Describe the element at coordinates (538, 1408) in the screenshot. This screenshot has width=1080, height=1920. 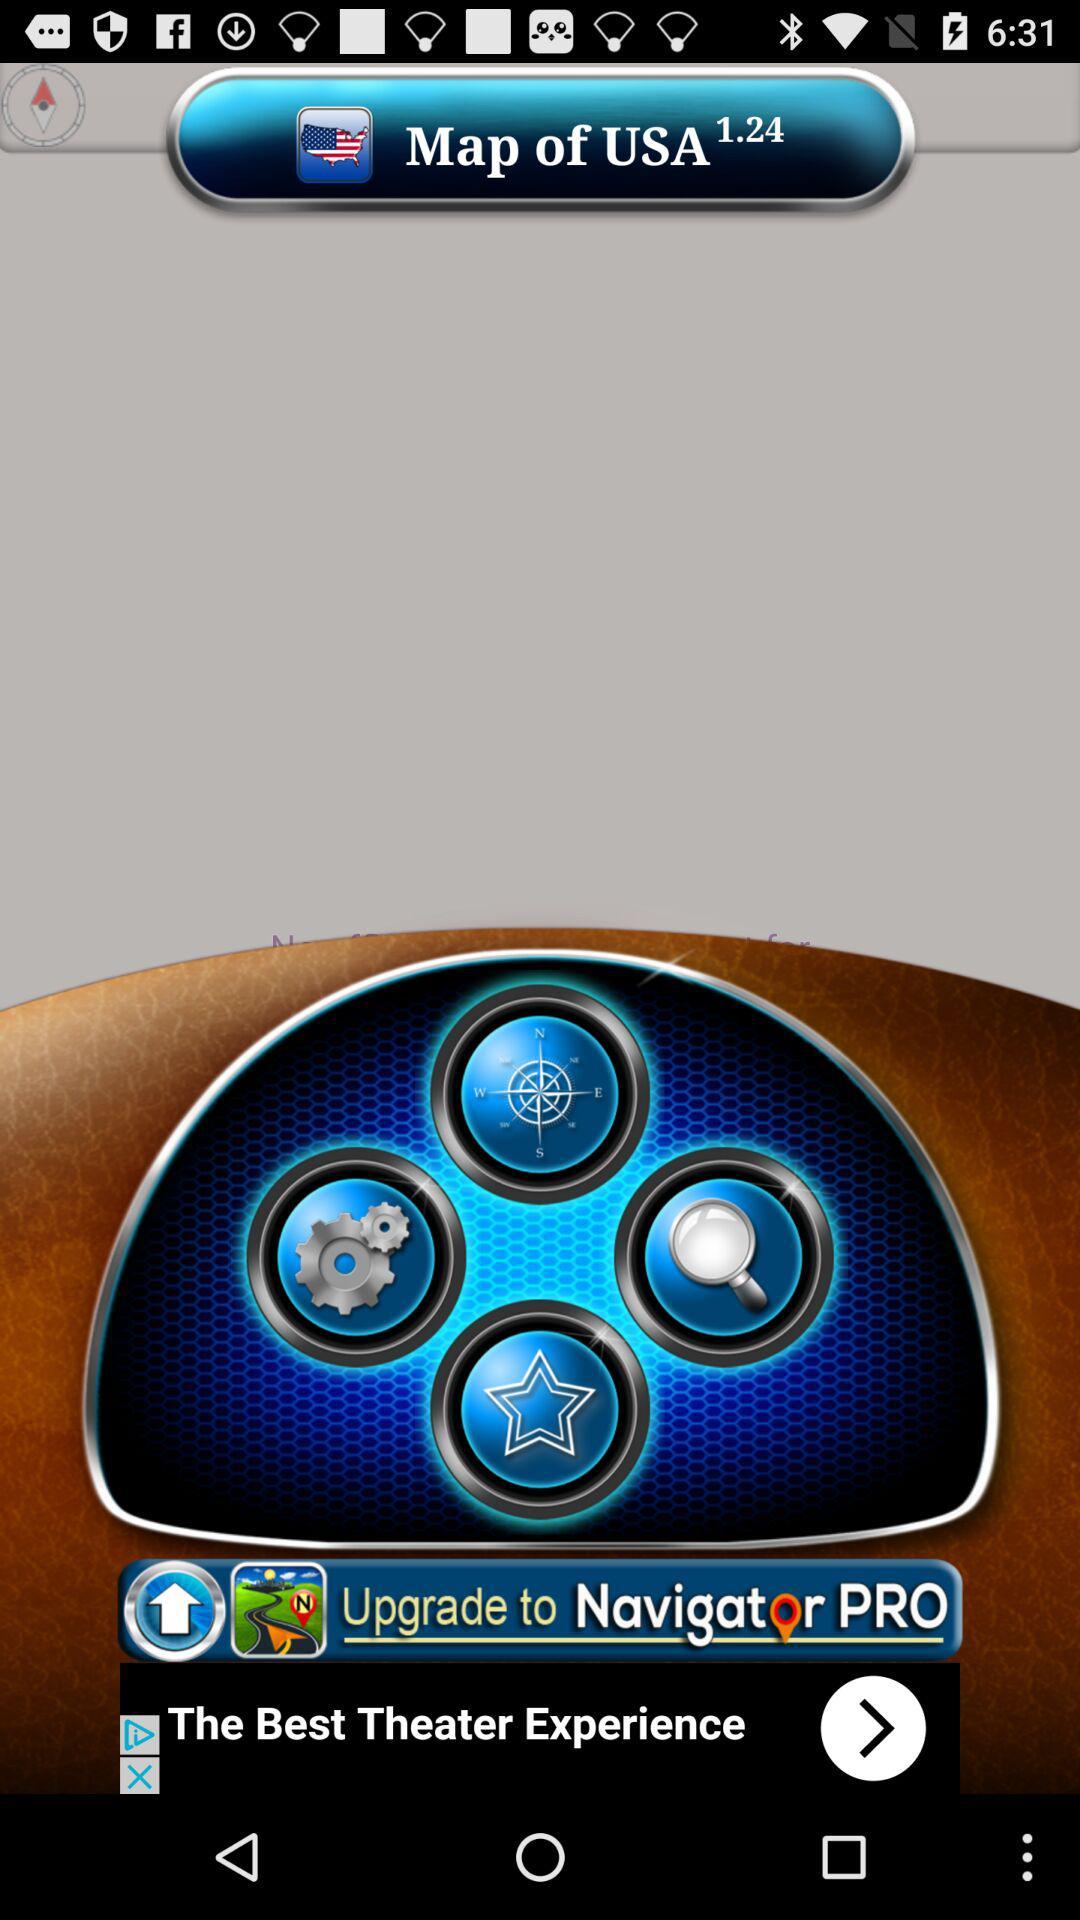
I see `open favorites` at that location.